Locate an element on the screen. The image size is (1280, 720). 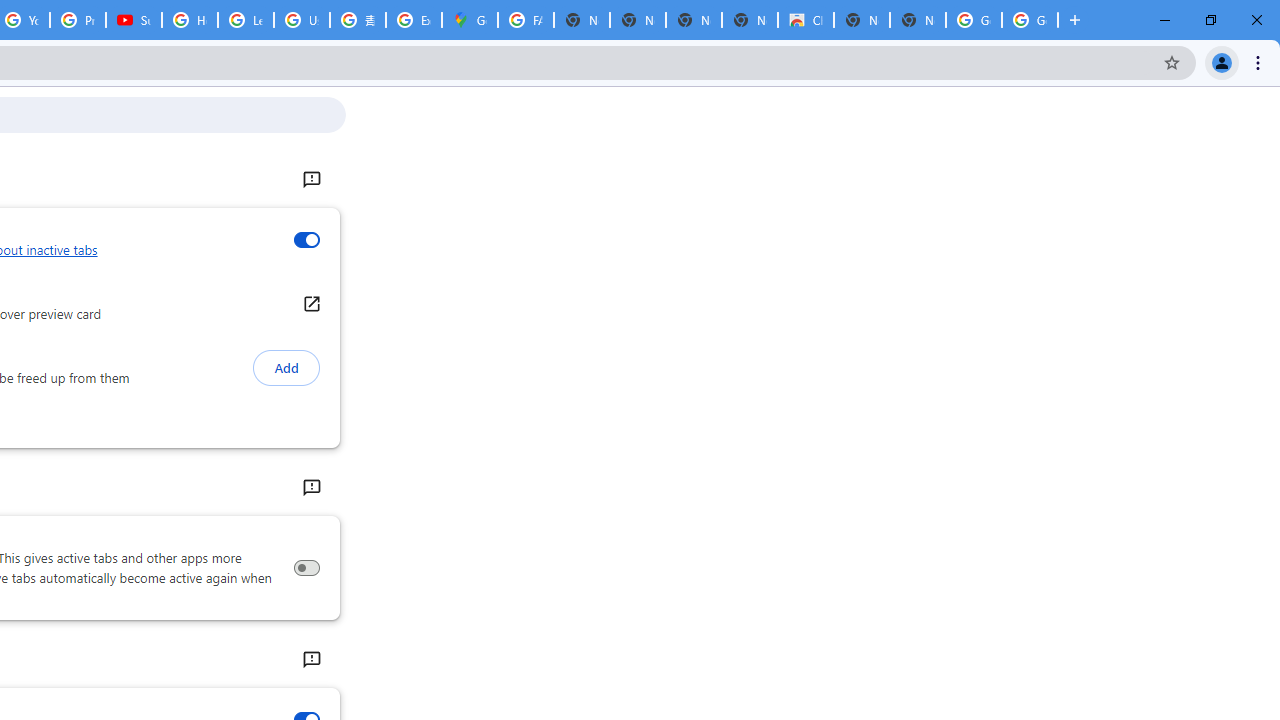
'Memory Saver' is located at coordinates (305, 568).